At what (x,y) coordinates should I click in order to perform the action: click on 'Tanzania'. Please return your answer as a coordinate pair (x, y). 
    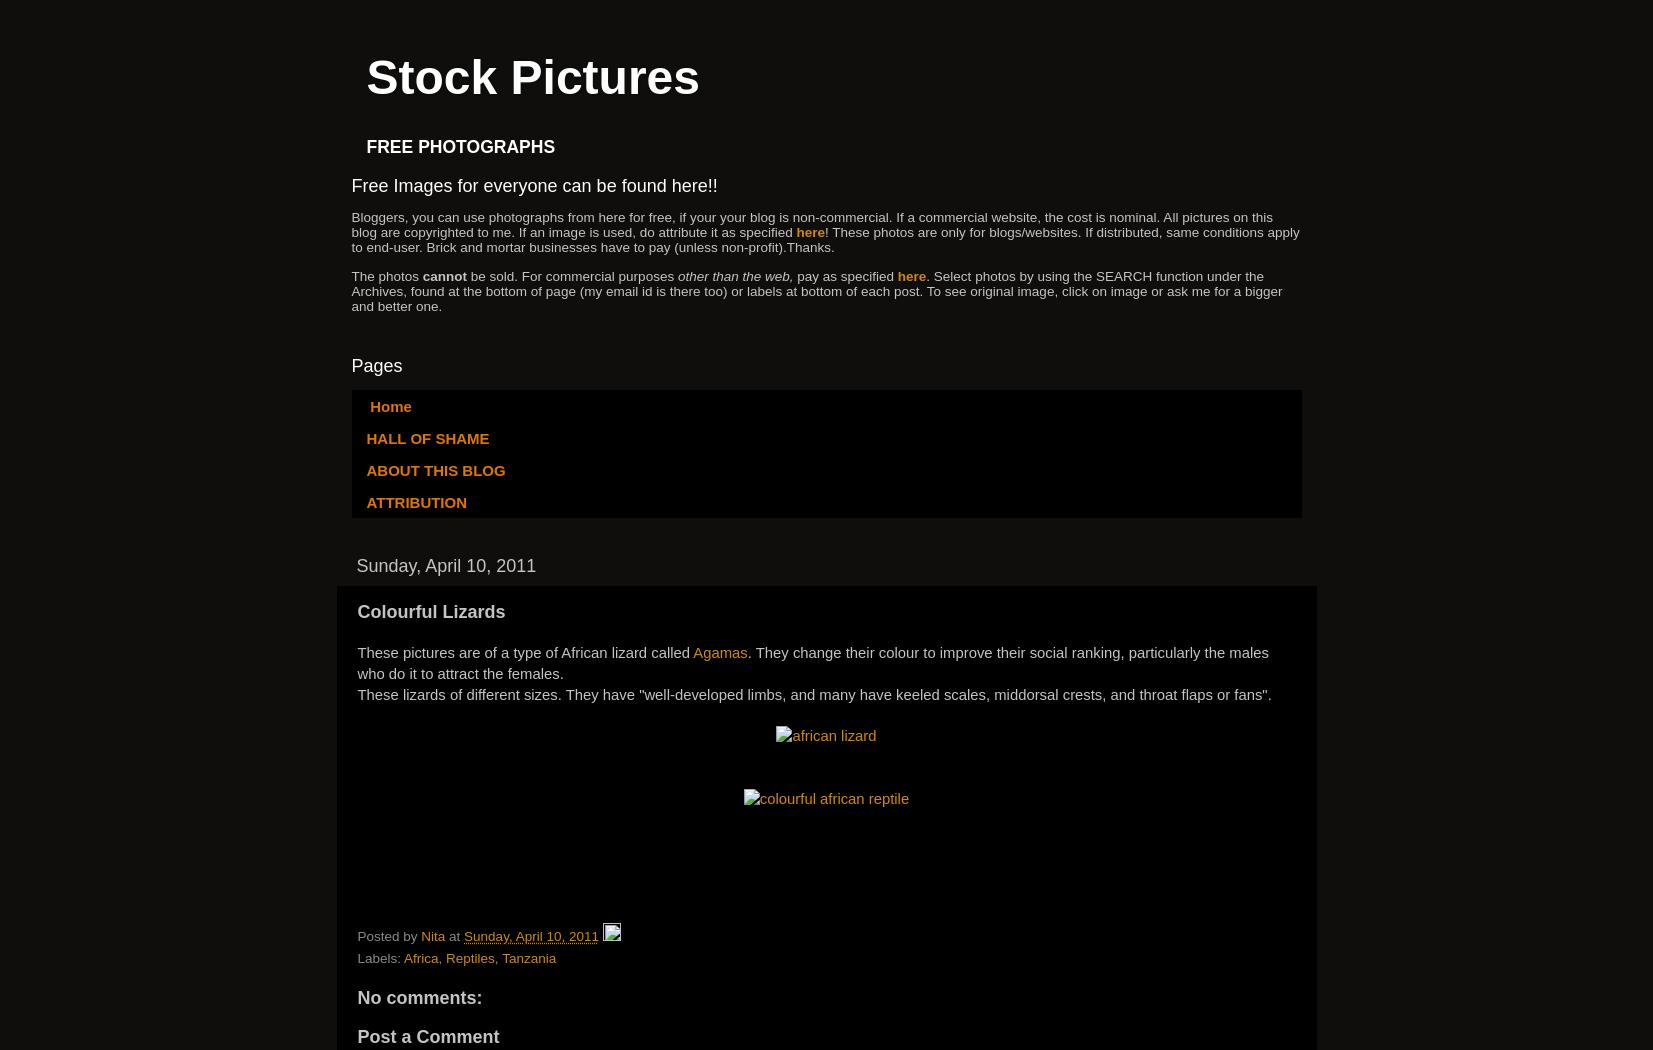
    Looking at the image, I should click on (527, 957).